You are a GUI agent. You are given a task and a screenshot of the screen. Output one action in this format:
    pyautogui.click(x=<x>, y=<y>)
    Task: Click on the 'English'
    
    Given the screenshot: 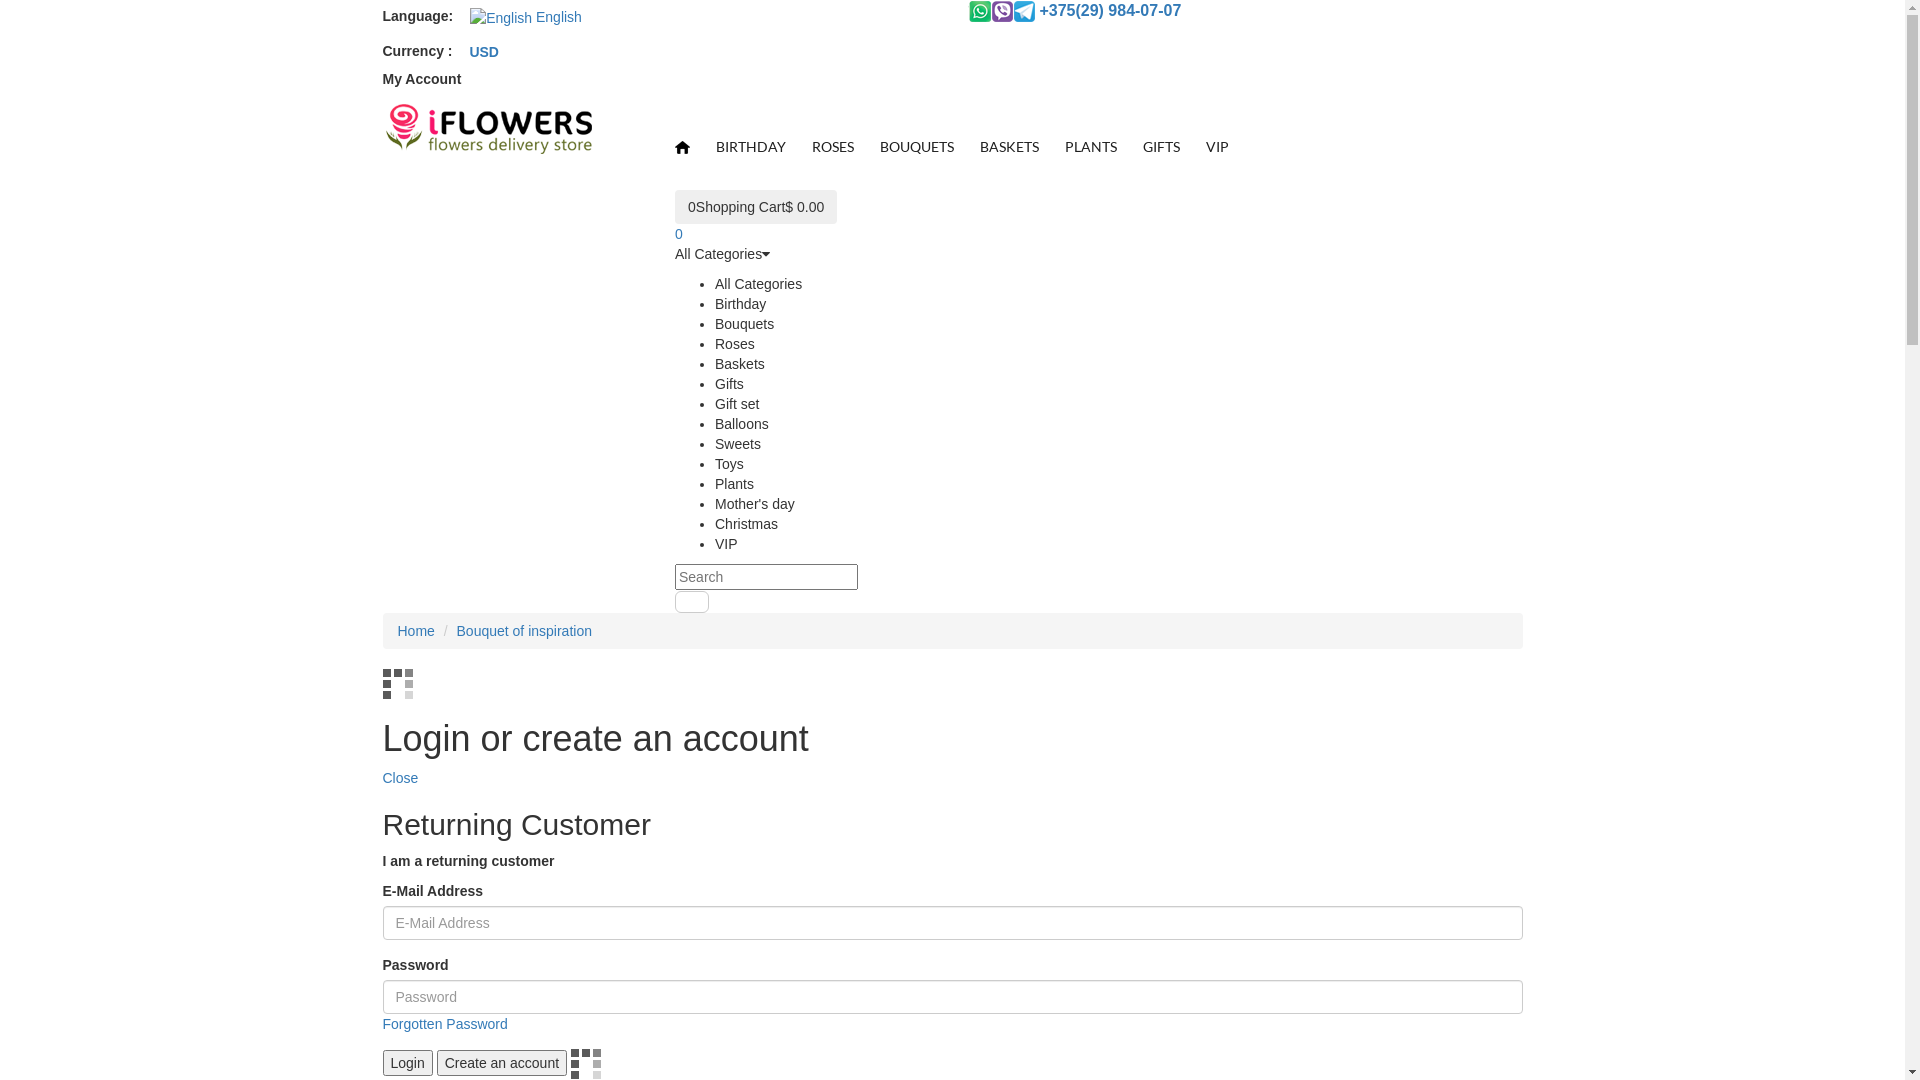 What is the action you would take?
    pyautogui.click(x=455, y=17)
    